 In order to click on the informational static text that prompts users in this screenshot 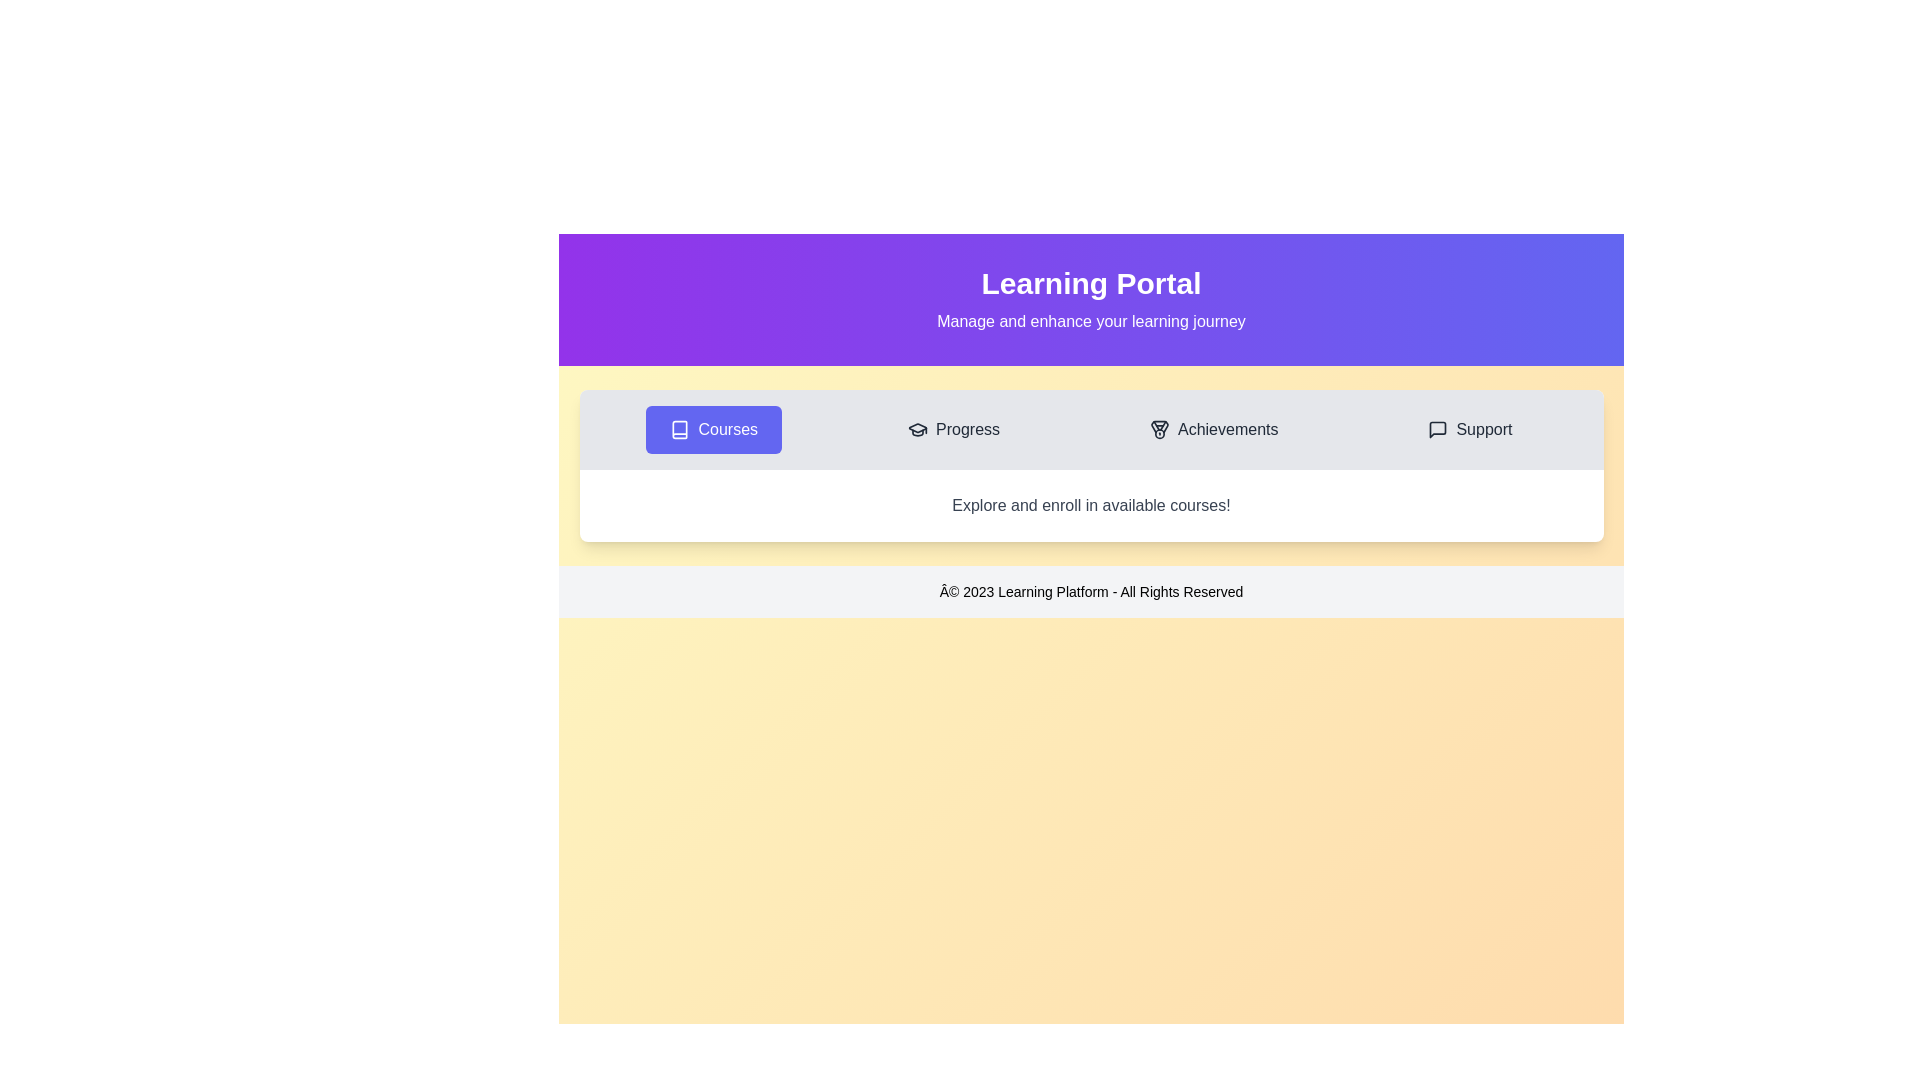, I will do `click(1090, 504)`.